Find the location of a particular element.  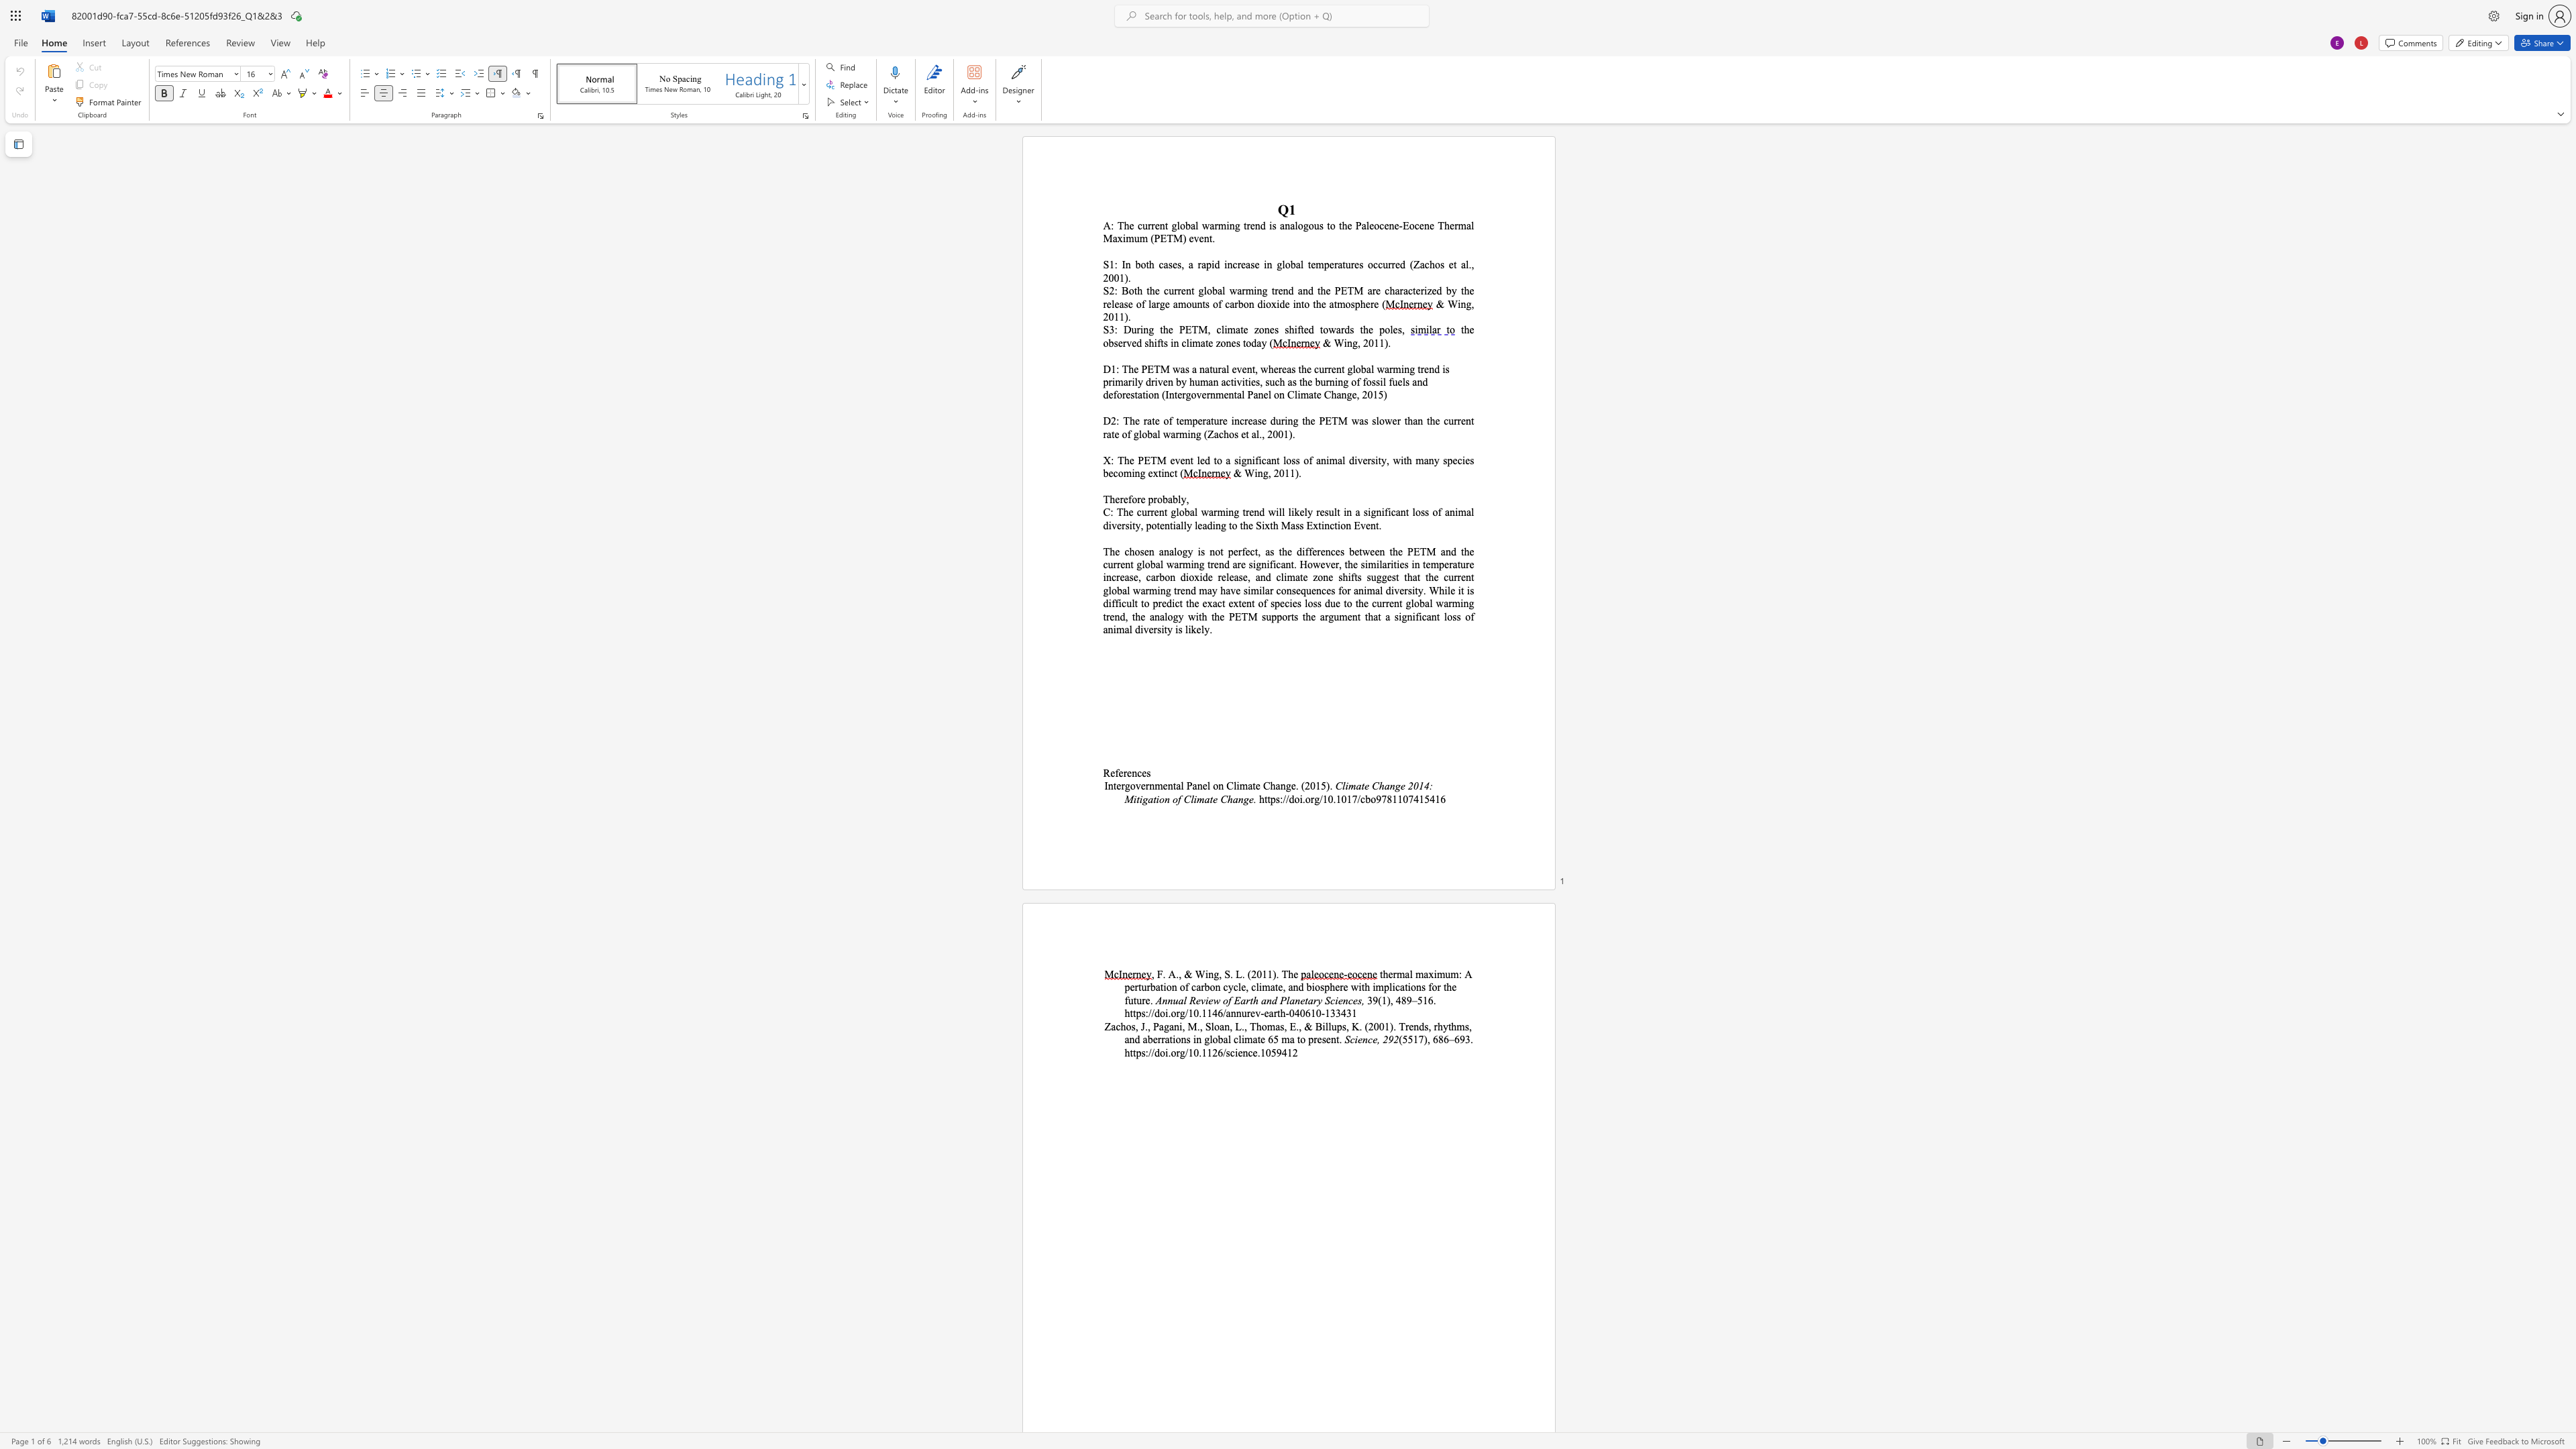

the subset text "netary S" within the text "Annual Review of Earth and Planetary Sciences," is located at coordinates (1295, 1000).